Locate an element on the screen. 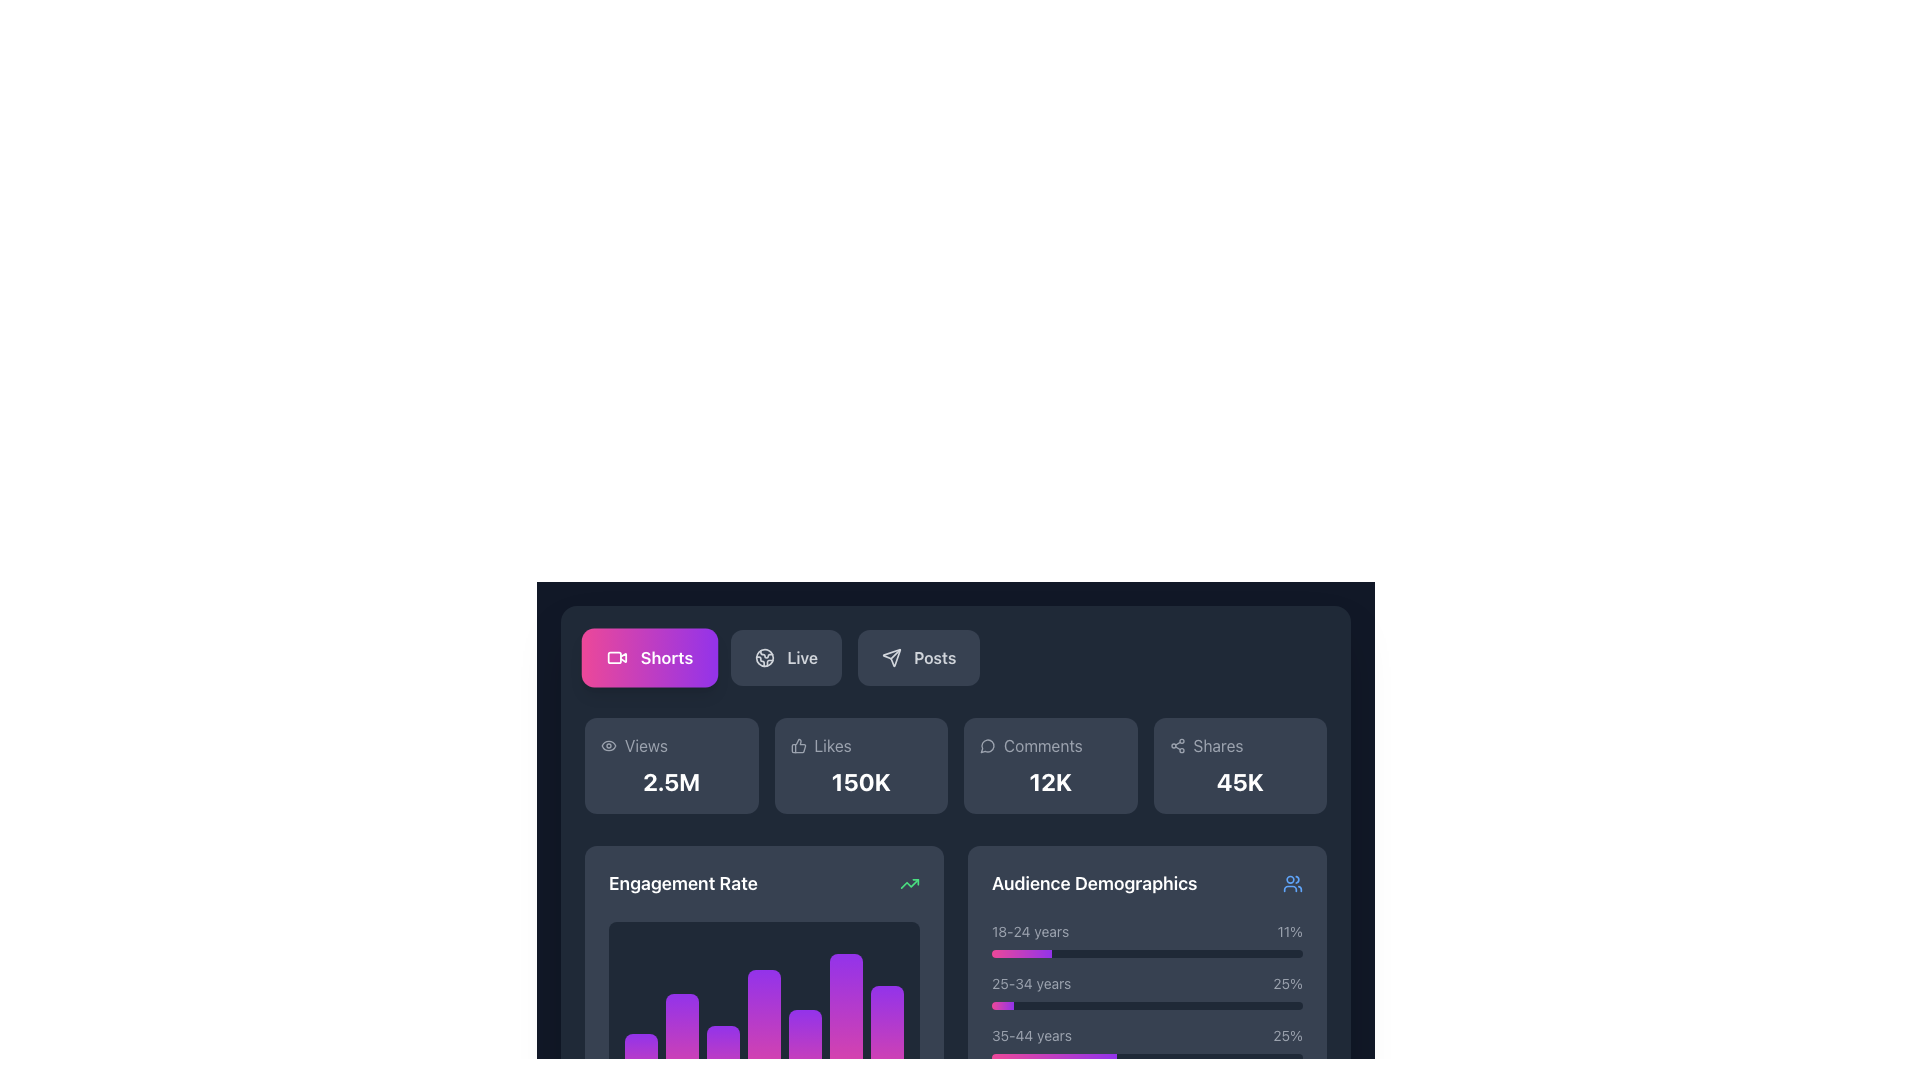 This screenshot has height=1080, width=1920. the text label displaying '11%' that is styled in gray and positioned to the right of the '18-24 years' demographic label in the 'Audience Demographics' section of the dashboard is located at coordinates (1290, 932).